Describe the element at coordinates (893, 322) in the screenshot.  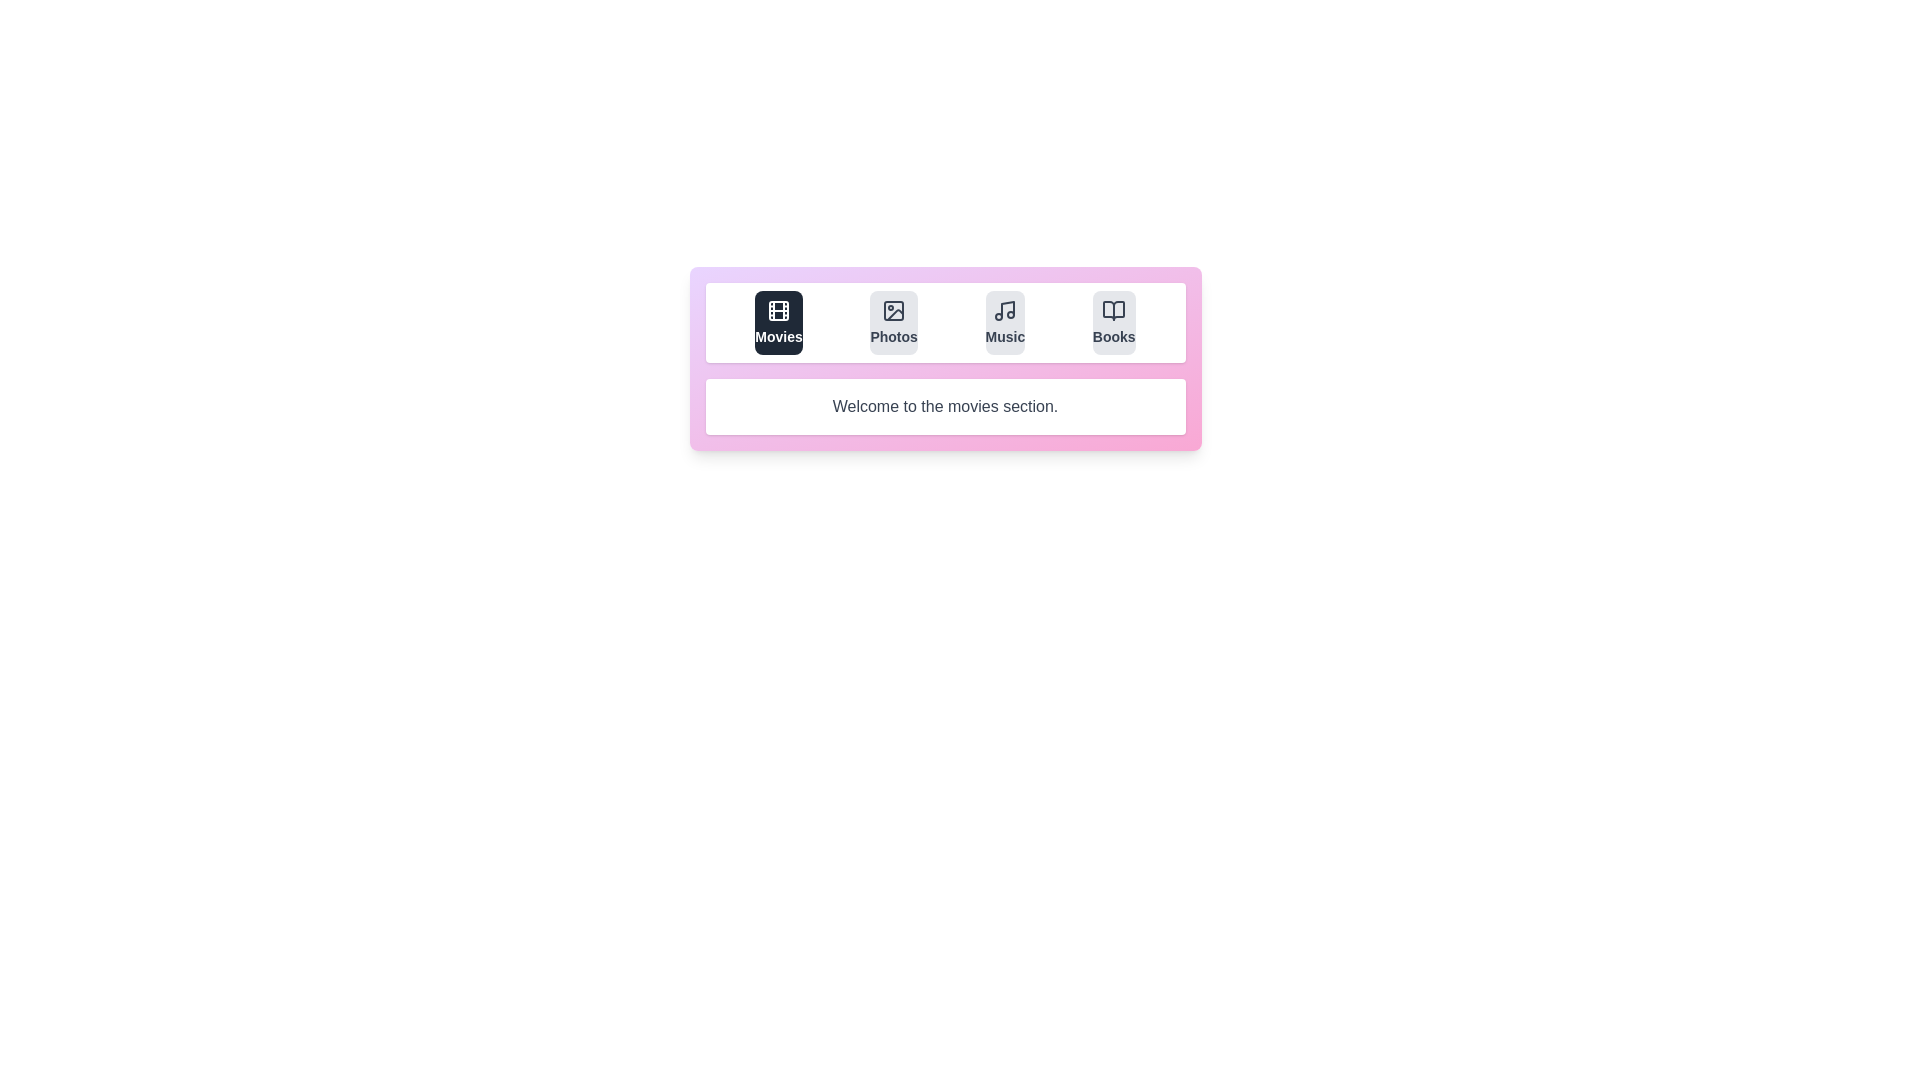
I see `the tab labeled Photos` at that location.